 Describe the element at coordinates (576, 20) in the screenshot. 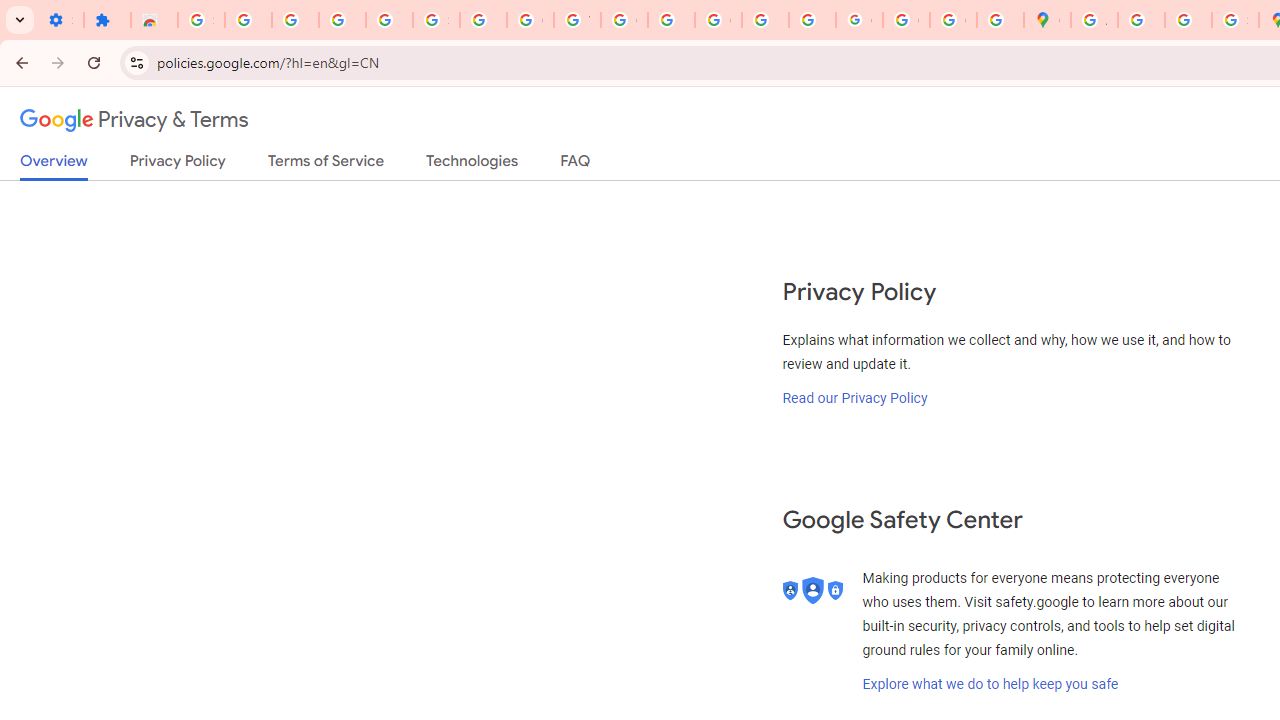

I see `'YouTube'` at that location.